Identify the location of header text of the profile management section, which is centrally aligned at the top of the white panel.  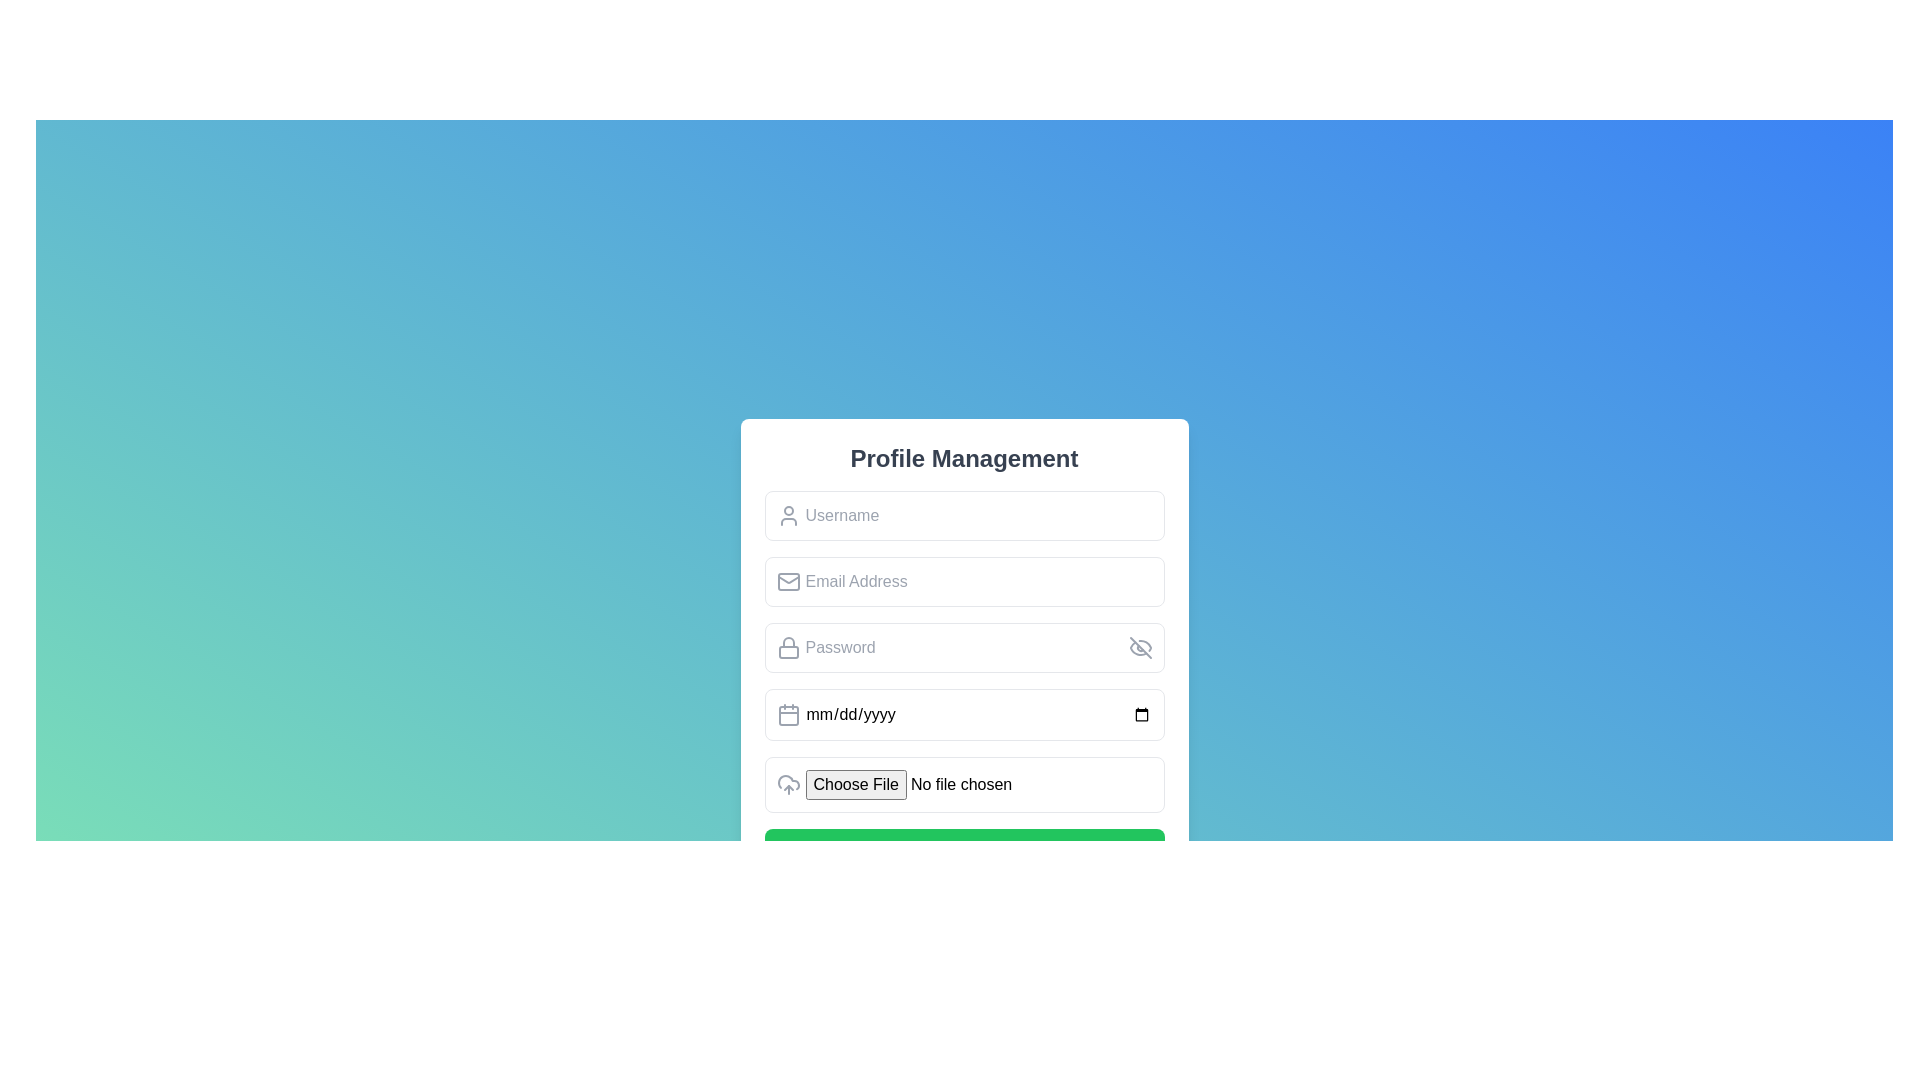
(964, 459).